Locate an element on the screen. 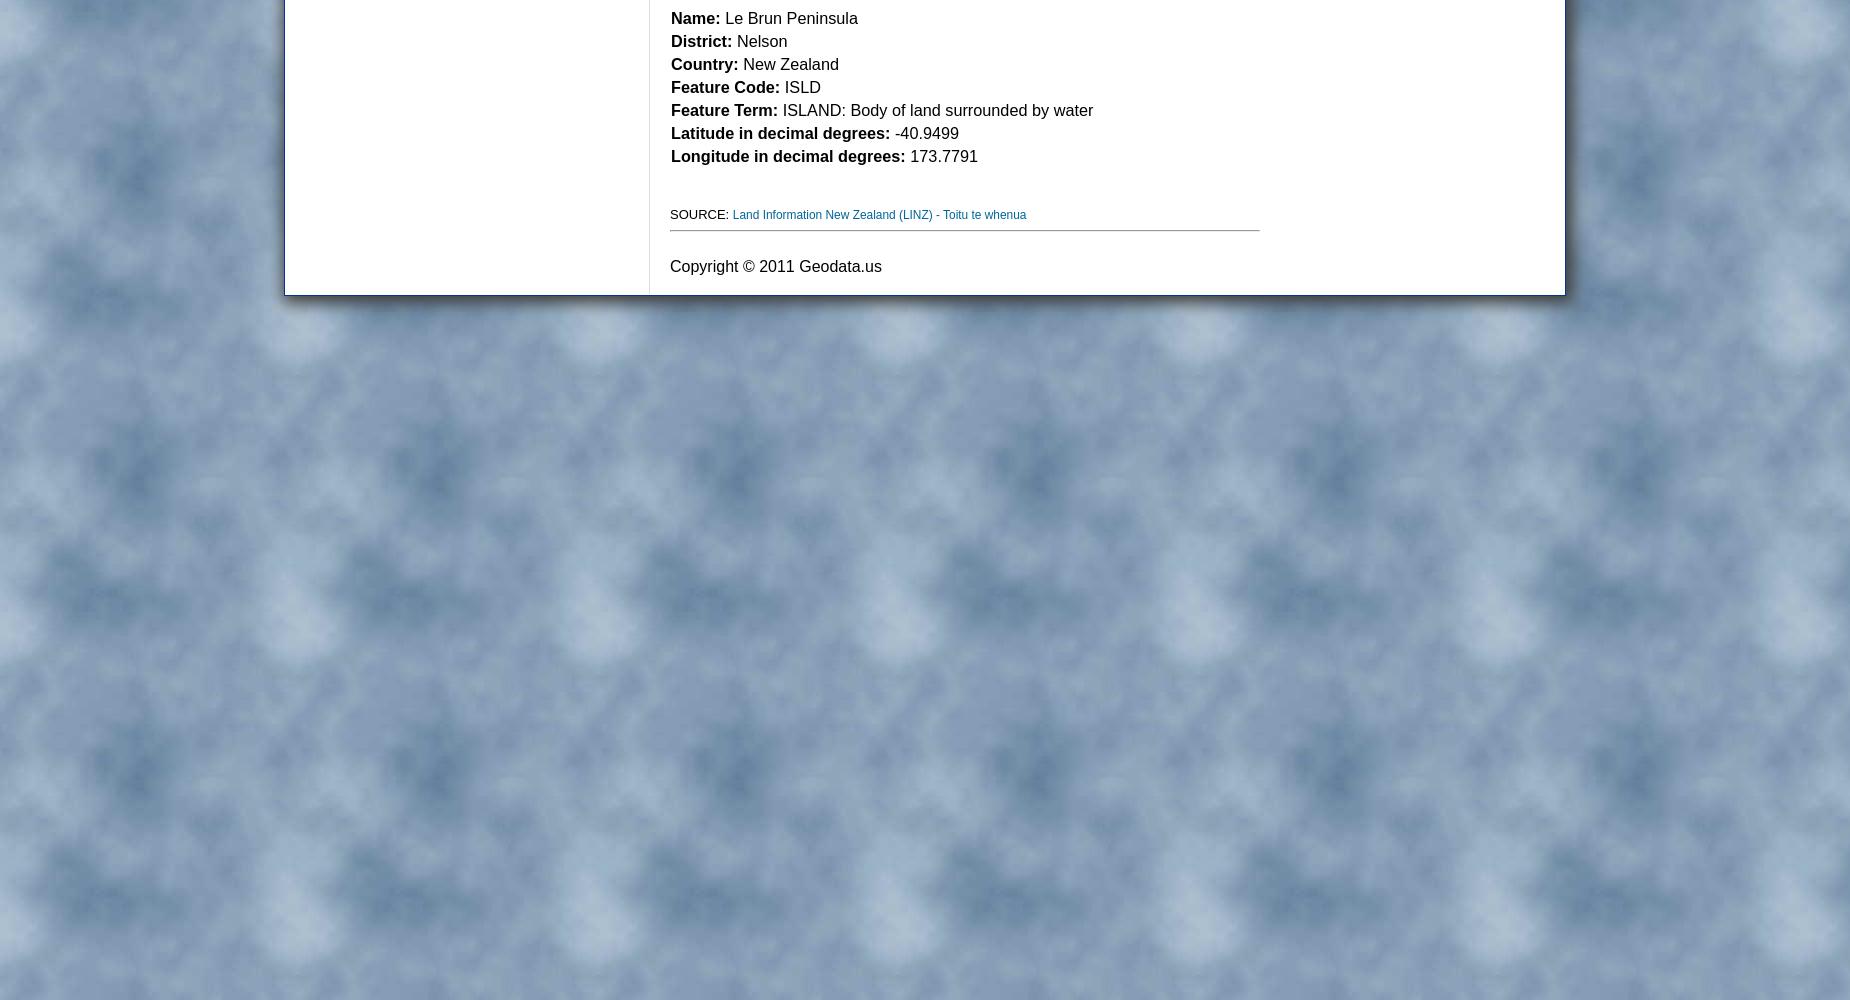  'Land Information New Zealand (LINZ) - Toitu te whenua' is located at coordinates (878, 214).